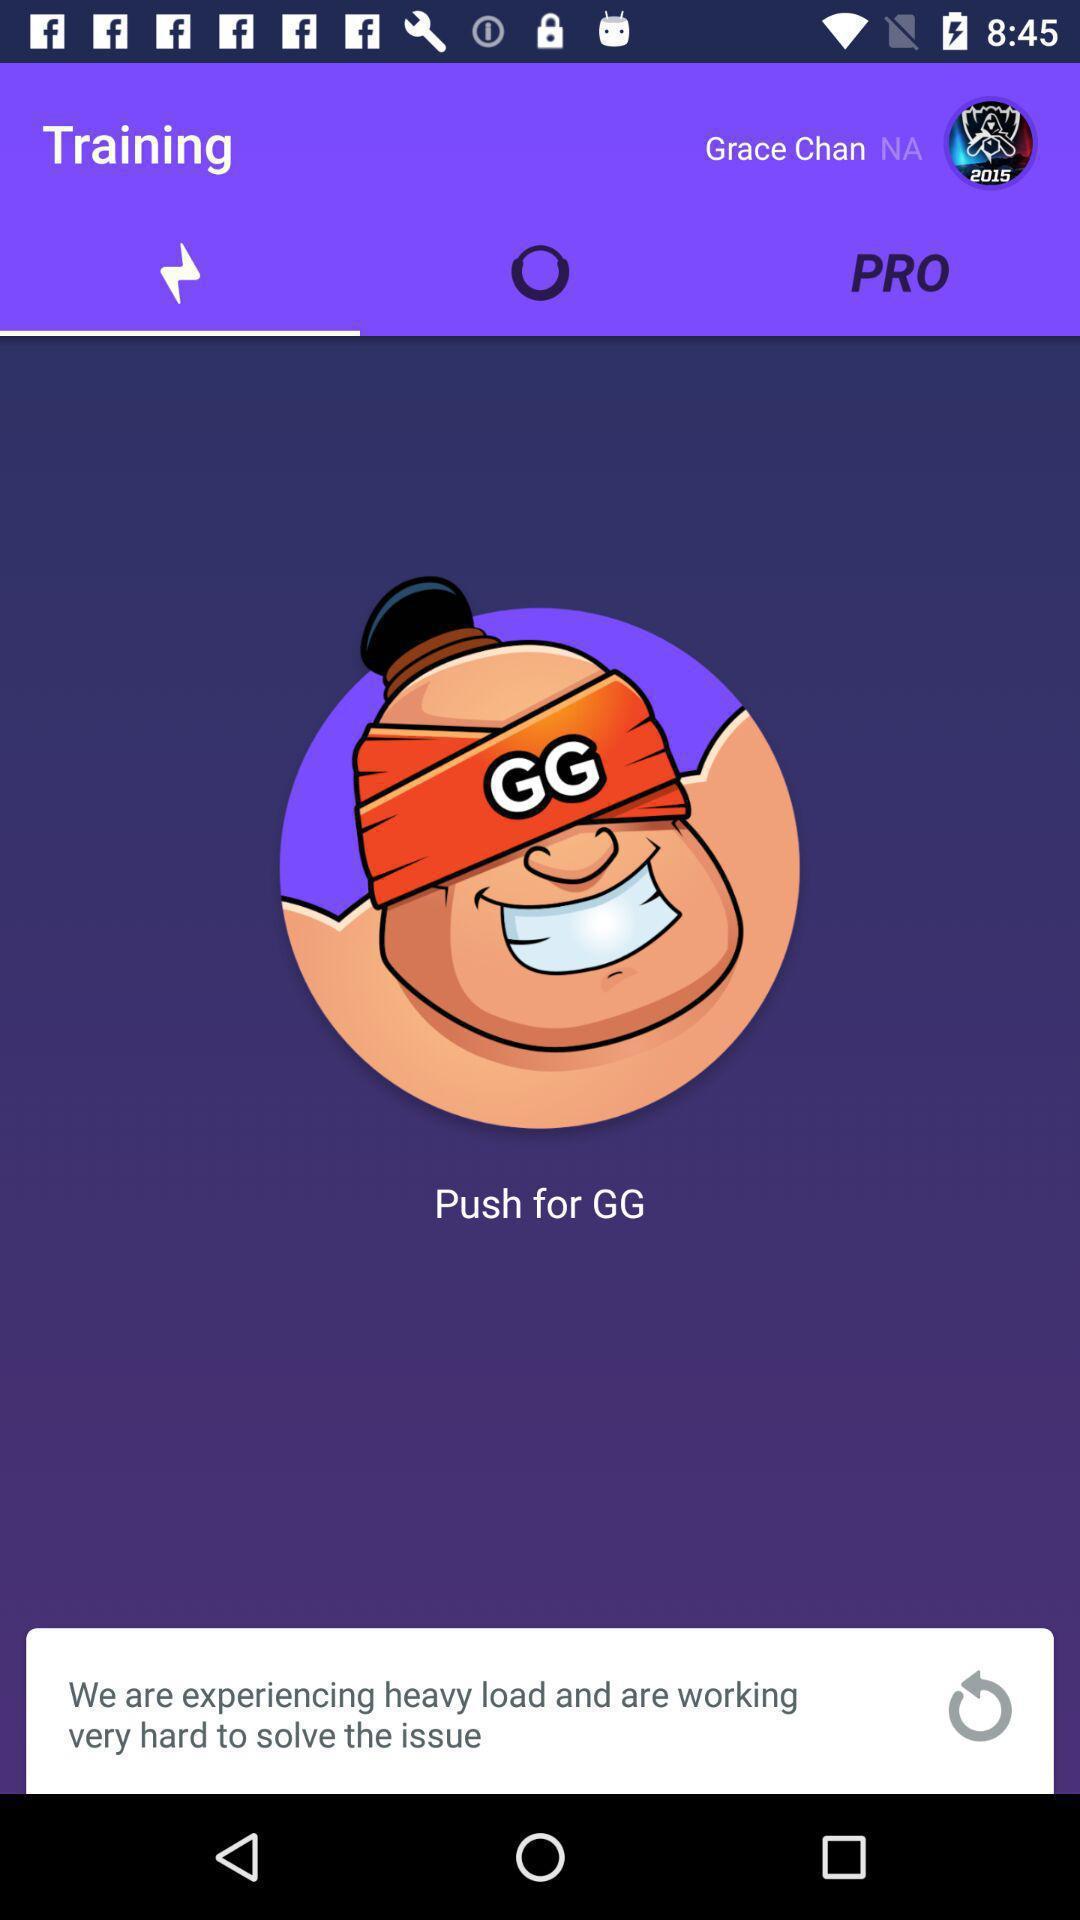 This screenshot has width=1080, height=1920. I want to click on refresh to app solve issues, so click(979, 1704).